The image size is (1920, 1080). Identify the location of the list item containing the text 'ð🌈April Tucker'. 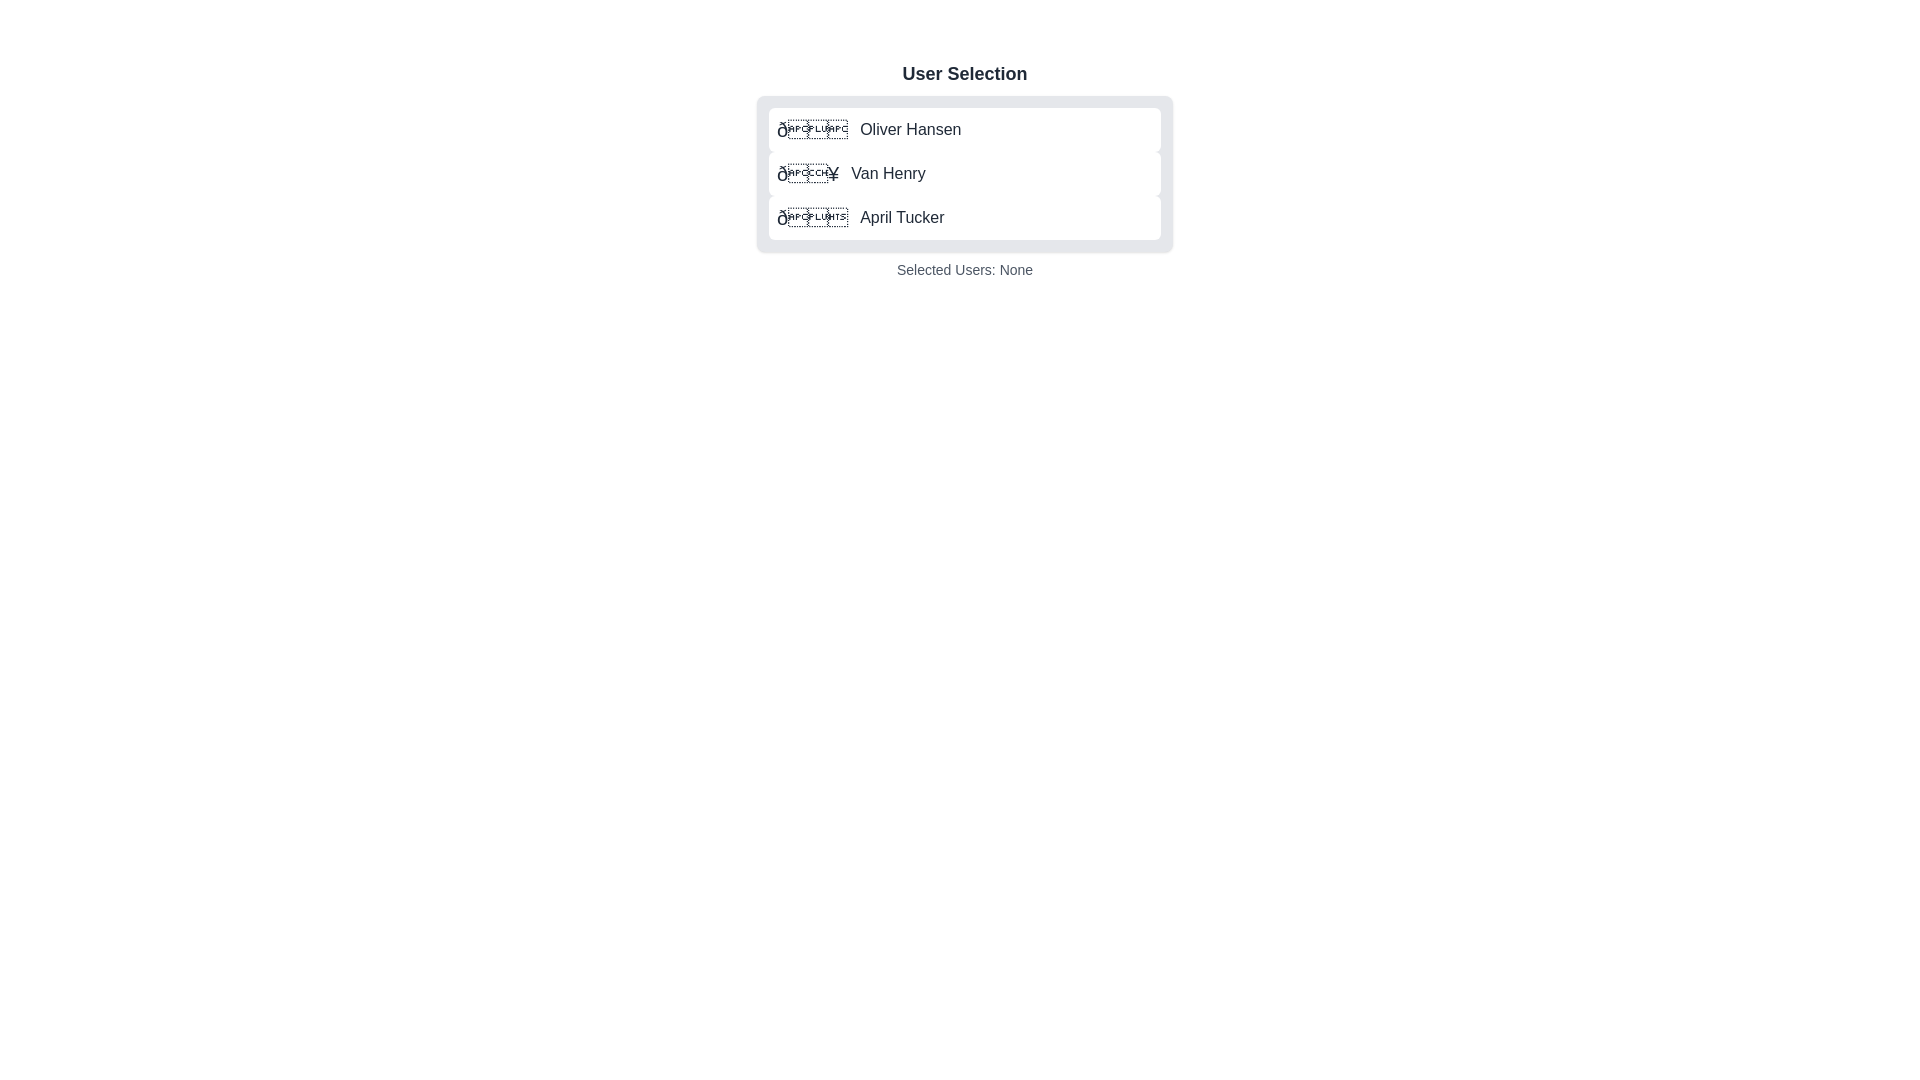
(860, 218).